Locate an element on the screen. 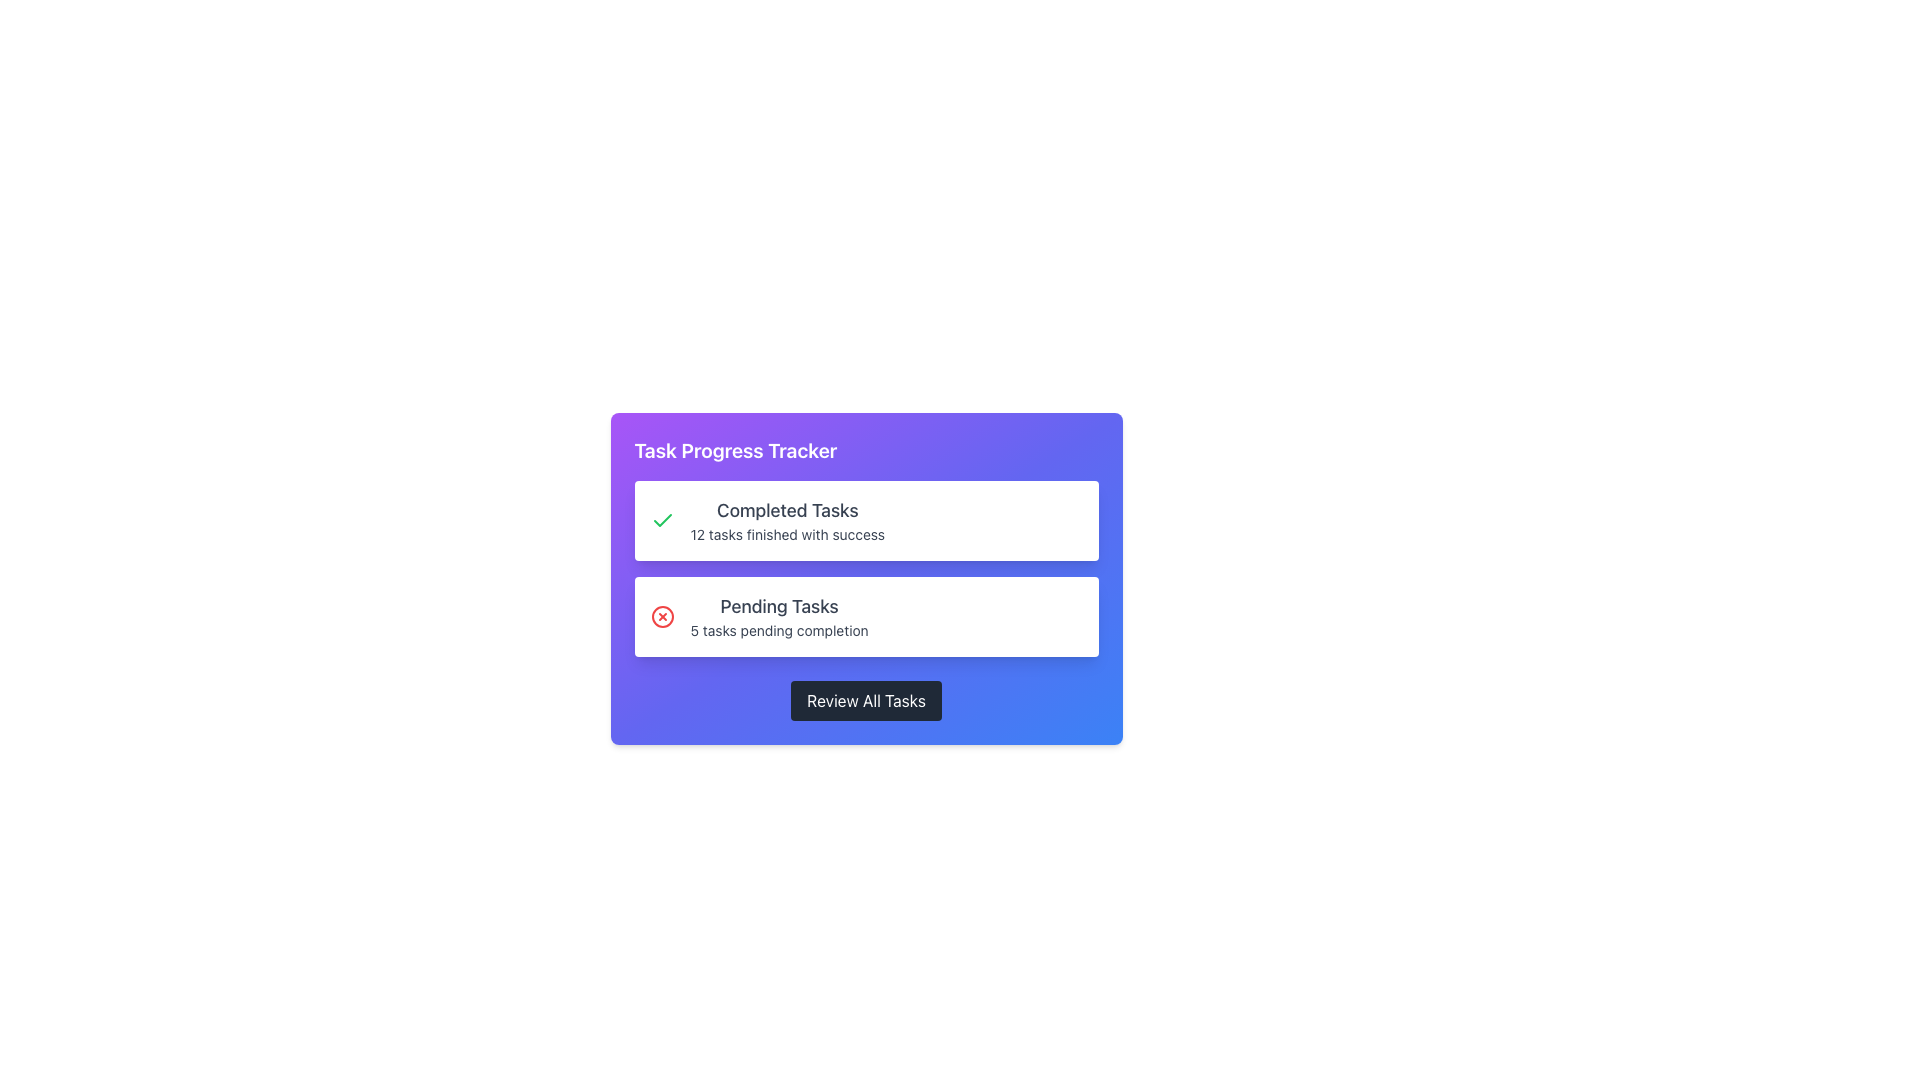  the informational block displaying pending tasks, which is located in the center of a purple-to-blue gradient section, above the black button labeled 'Review All Tasks' is located at coordinates (866, 578).